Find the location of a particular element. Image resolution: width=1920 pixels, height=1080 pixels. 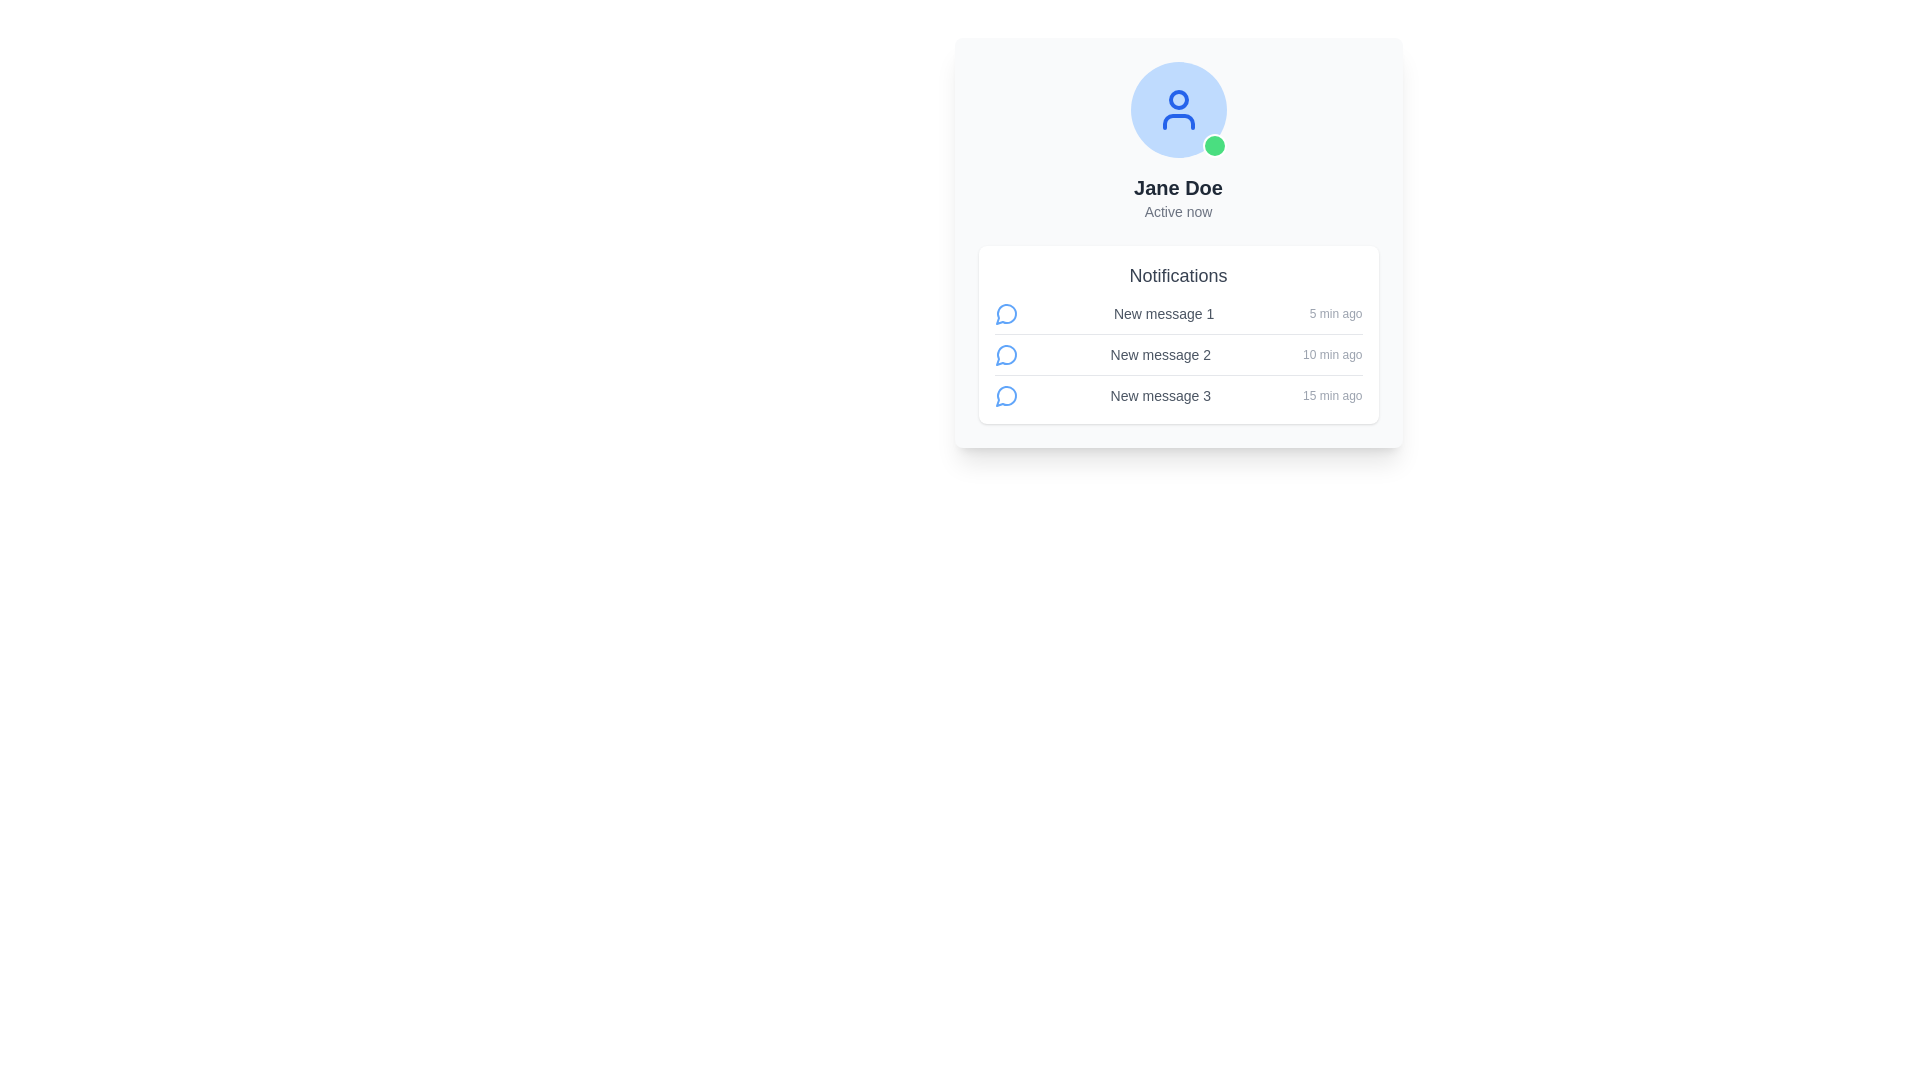

the user icon, which is a blue avatar silhouette with a circular head and curved shoulders, located at the center of its light blue circular background in the profile section of the notification panel is located at coordinates (1178, 110).